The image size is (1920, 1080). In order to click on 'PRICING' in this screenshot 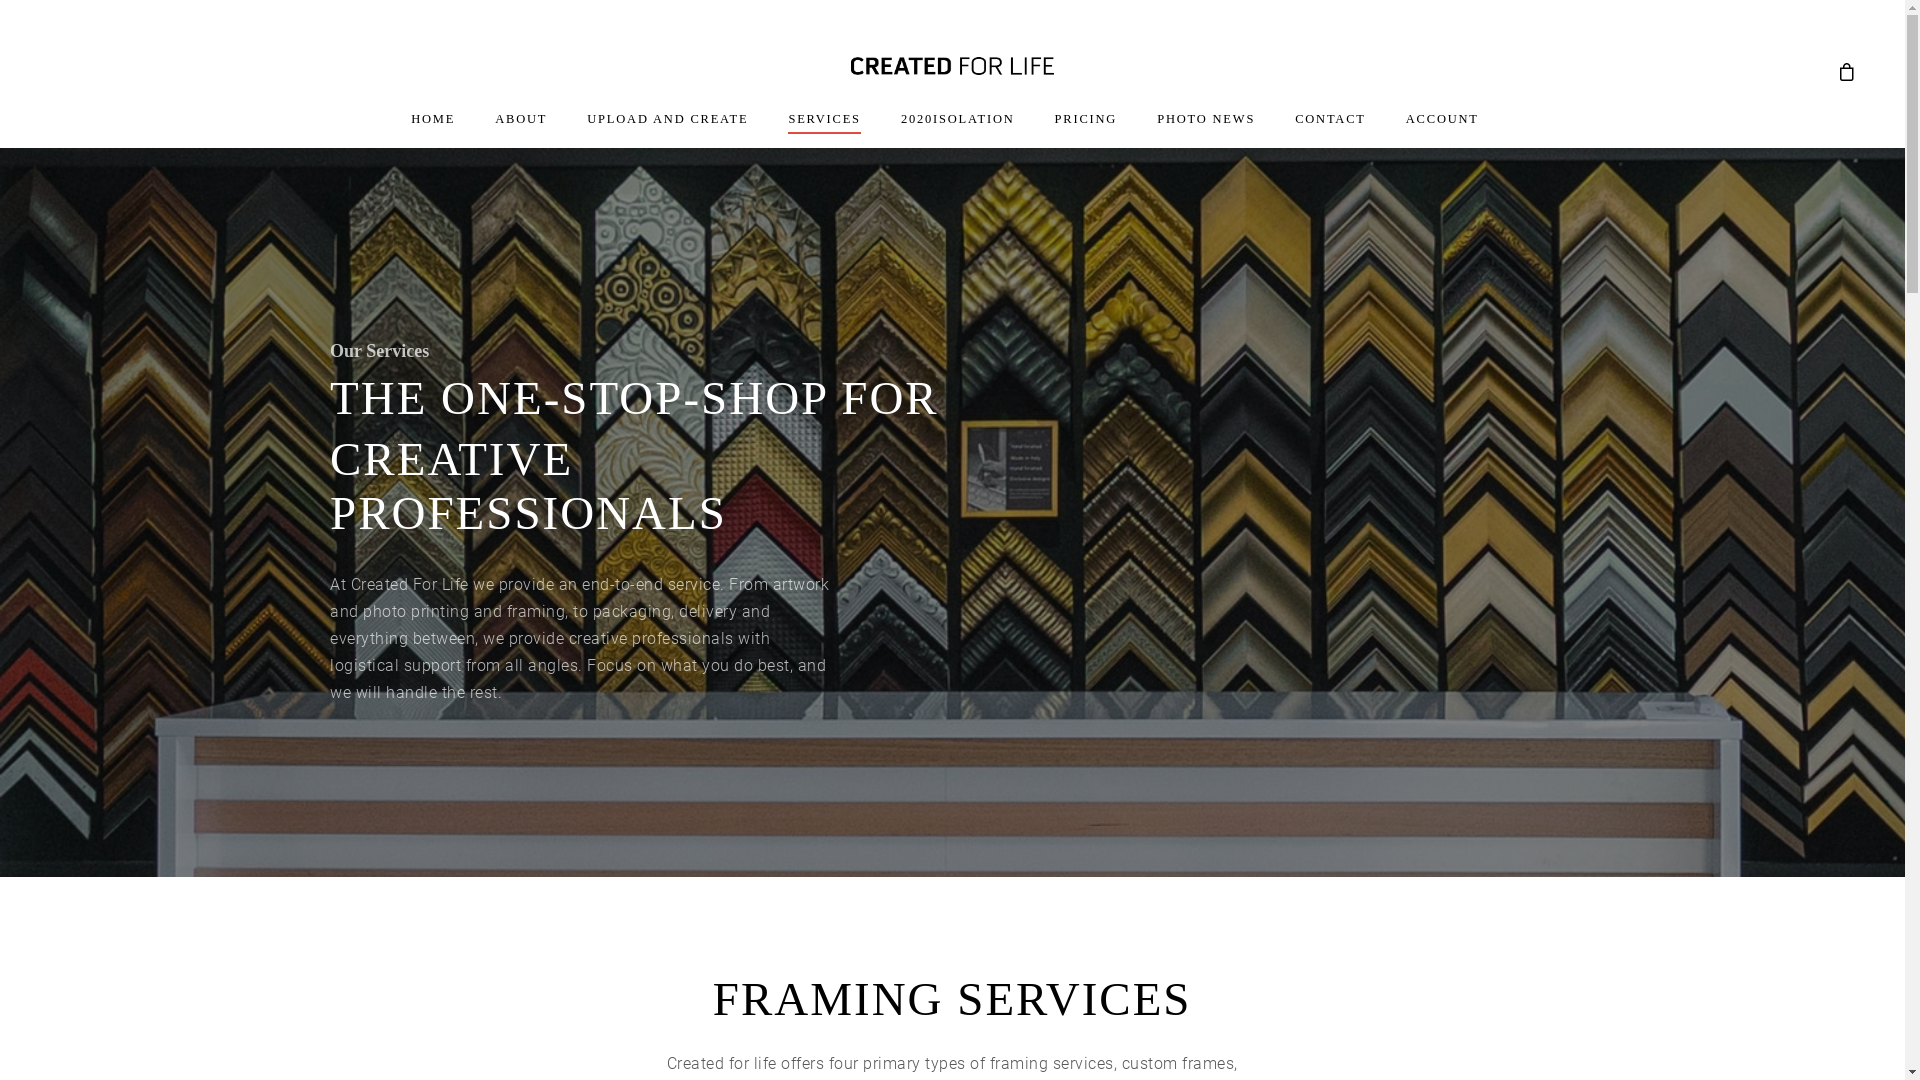, I will do `click(1054, 129)`.